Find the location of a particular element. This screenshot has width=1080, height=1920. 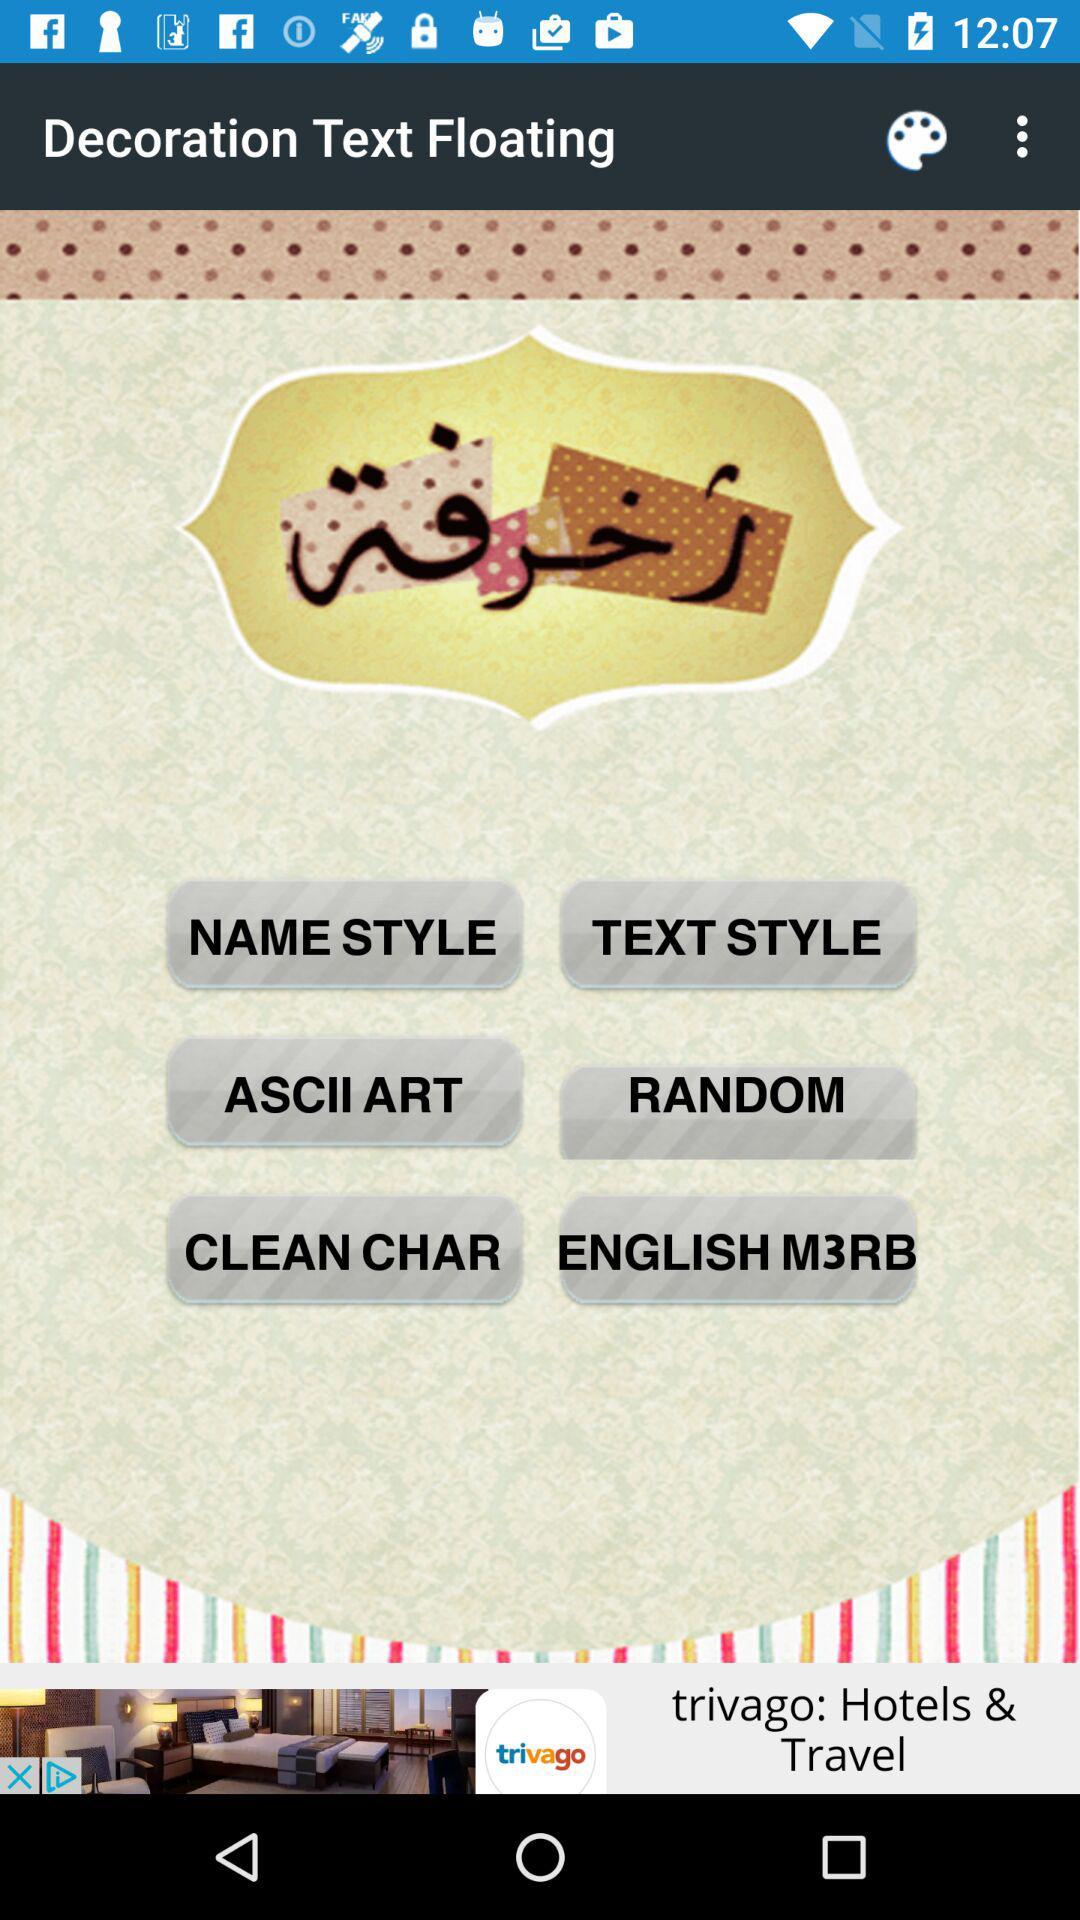

advertisement is located at coordinates (540, 1727).